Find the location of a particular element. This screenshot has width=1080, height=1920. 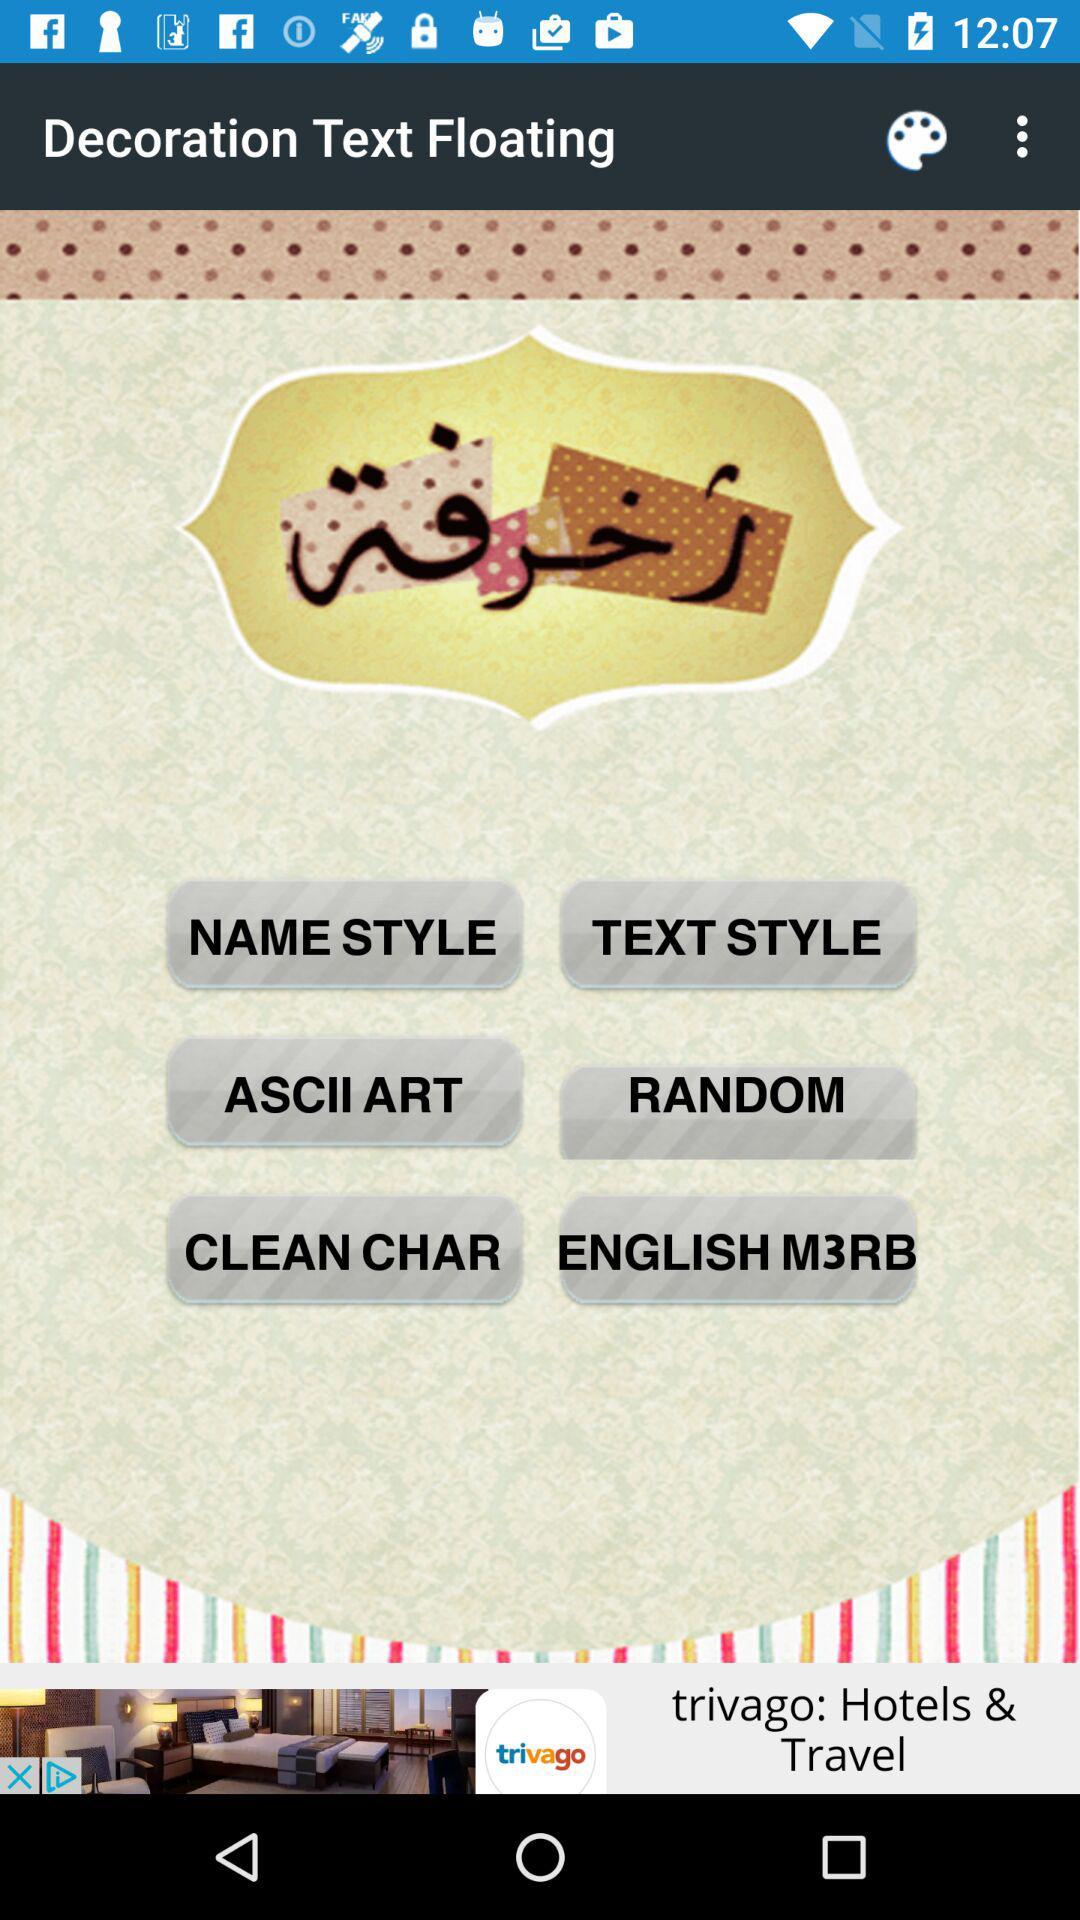

advertisement is located at coordinates (540, 1727).